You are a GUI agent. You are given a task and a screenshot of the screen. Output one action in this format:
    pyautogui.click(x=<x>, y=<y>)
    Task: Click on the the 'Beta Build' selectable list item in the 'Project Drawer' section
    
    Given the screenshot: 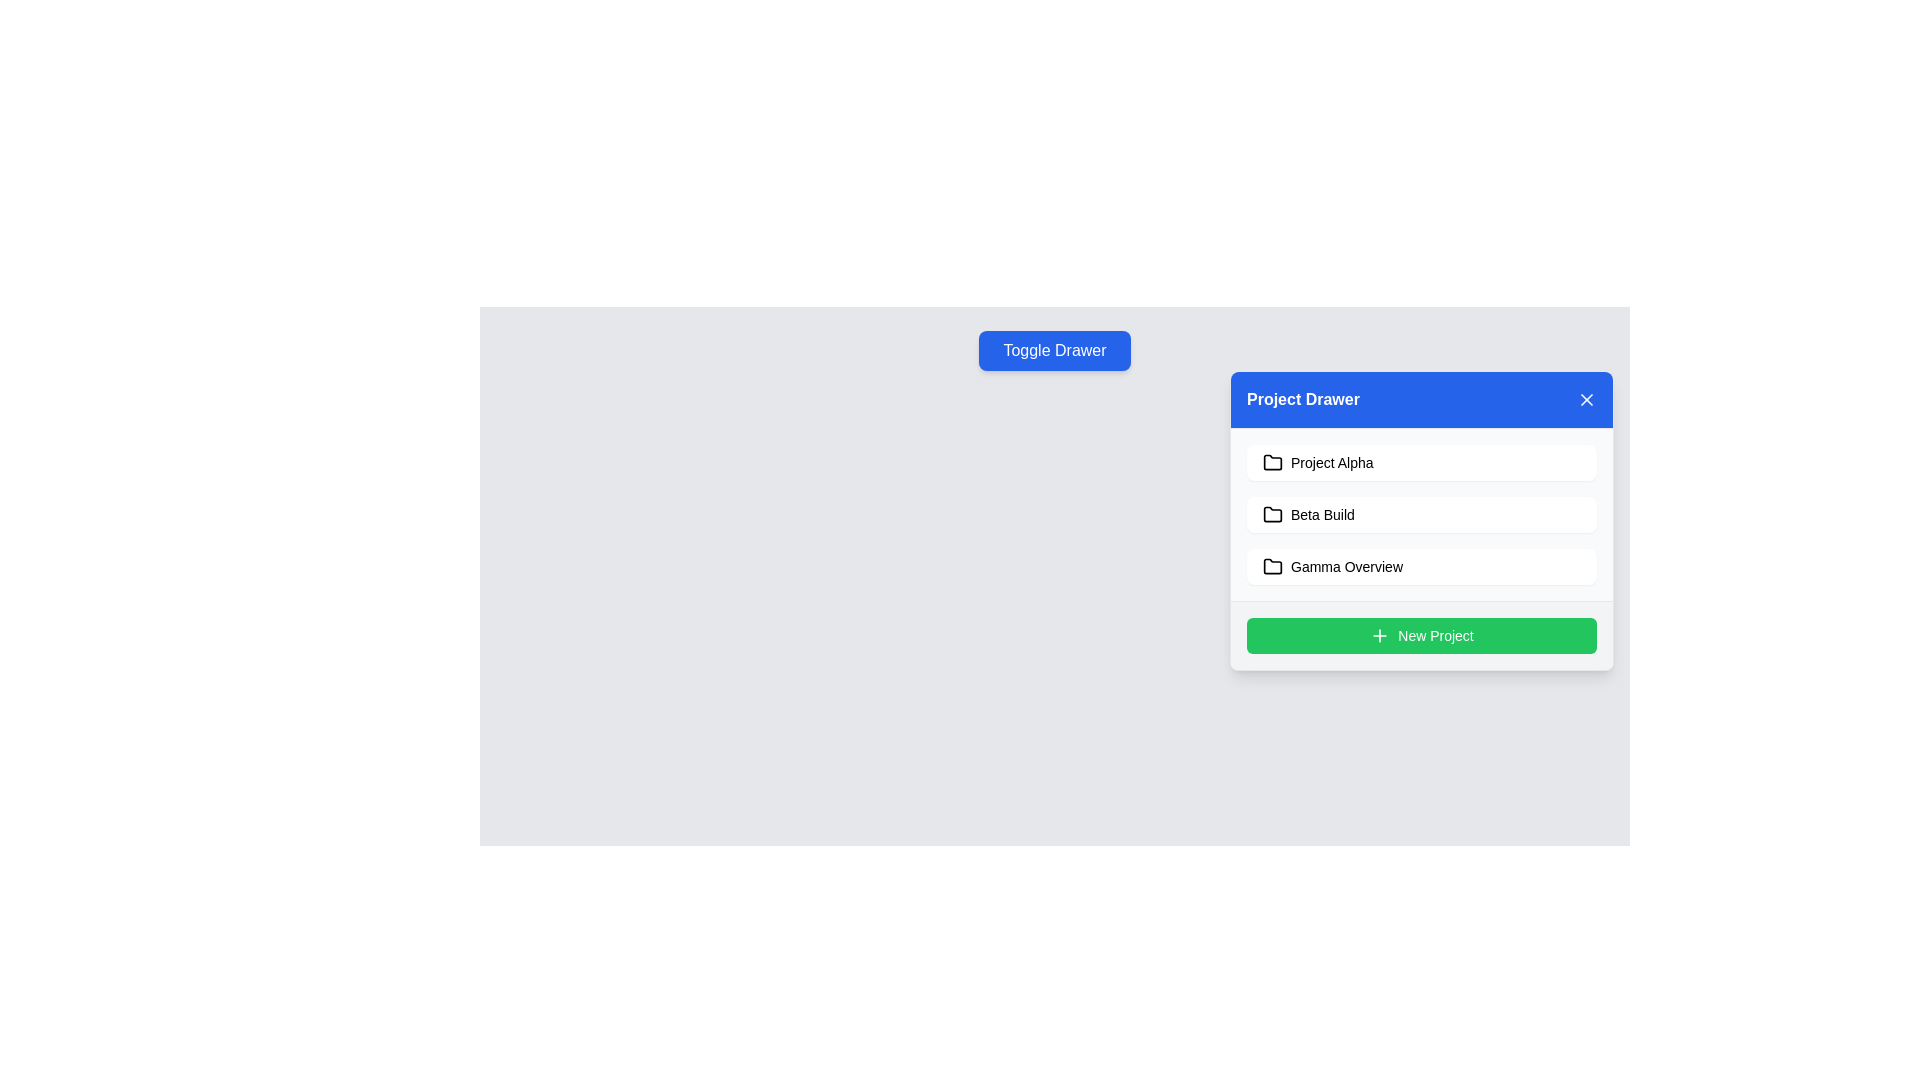 What is the action you would take?
    pyautogui.click(x=1420, y=514)
    